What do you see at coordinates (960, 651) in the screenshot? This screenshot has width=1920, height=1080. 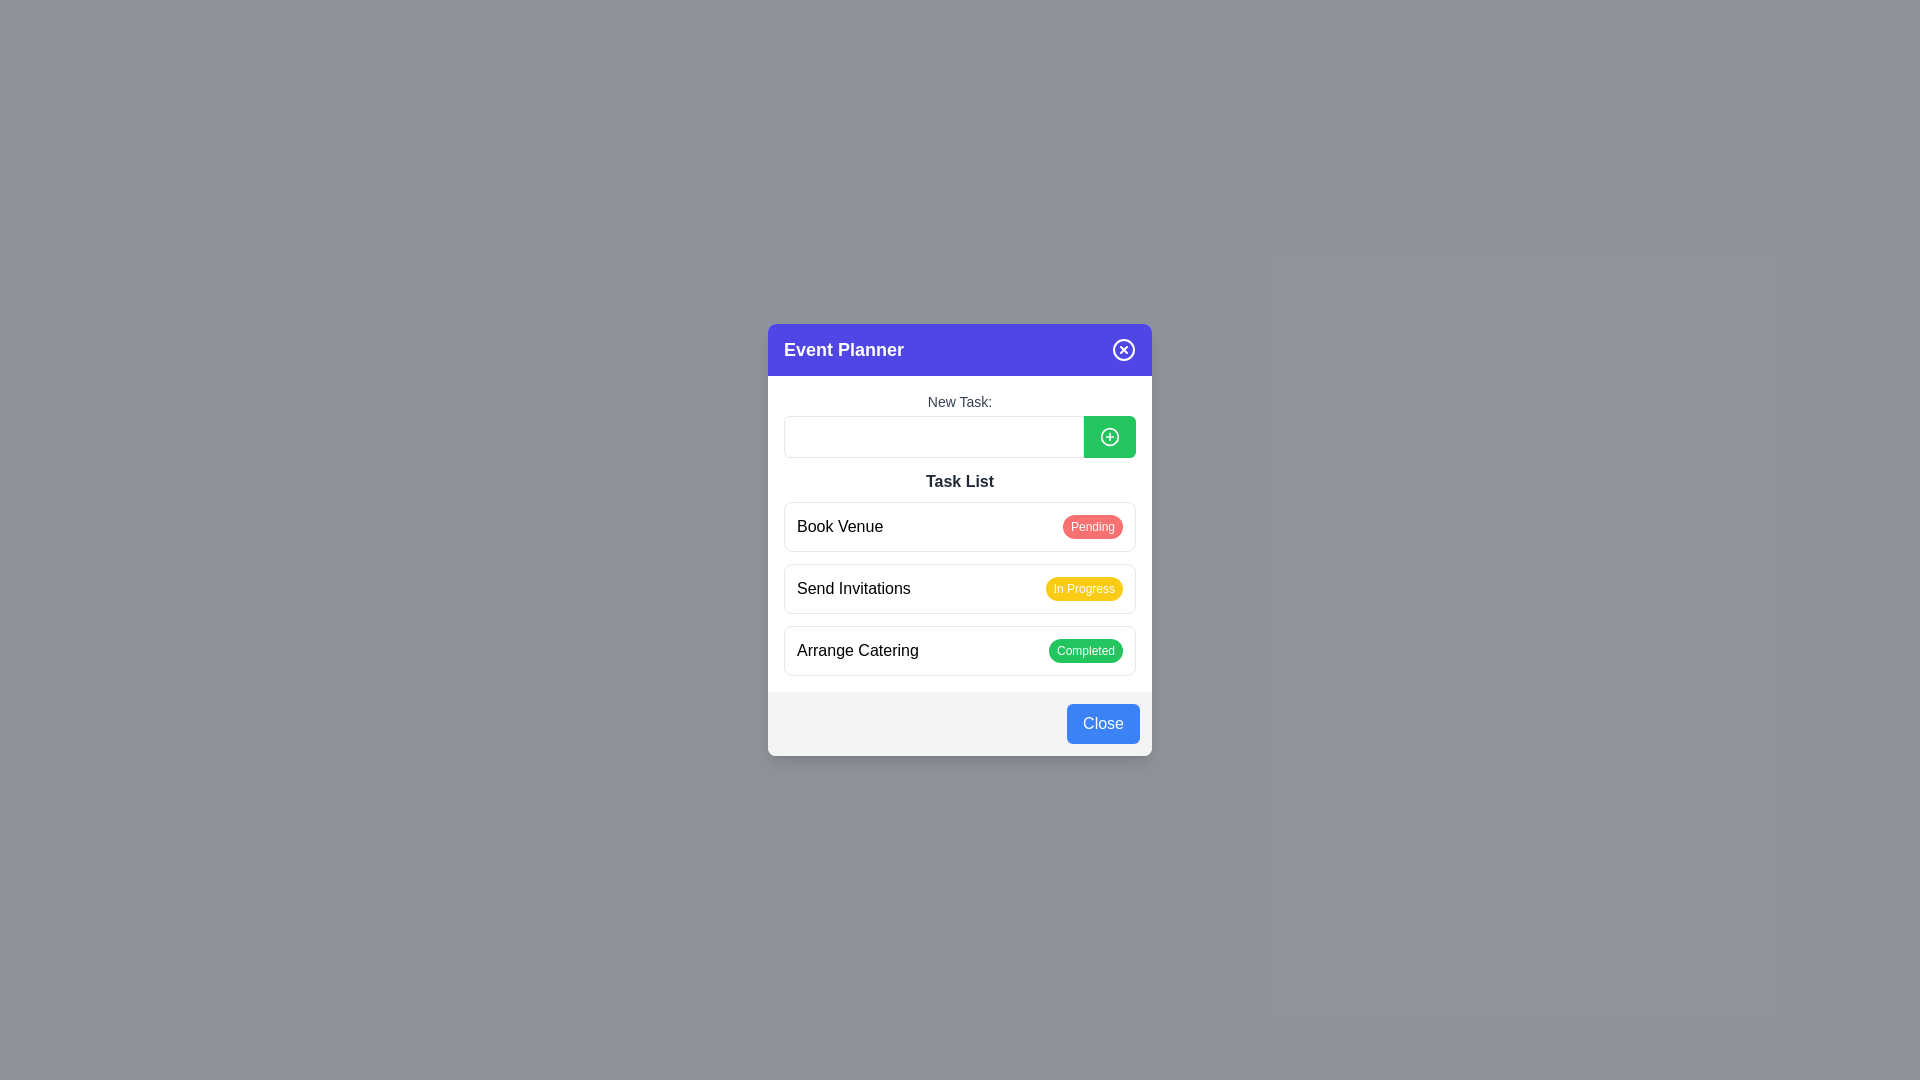 I see `status of the task item labeled 'Arrange Catering' which has a 'Completed' badge` at bounding box center [960, 651].